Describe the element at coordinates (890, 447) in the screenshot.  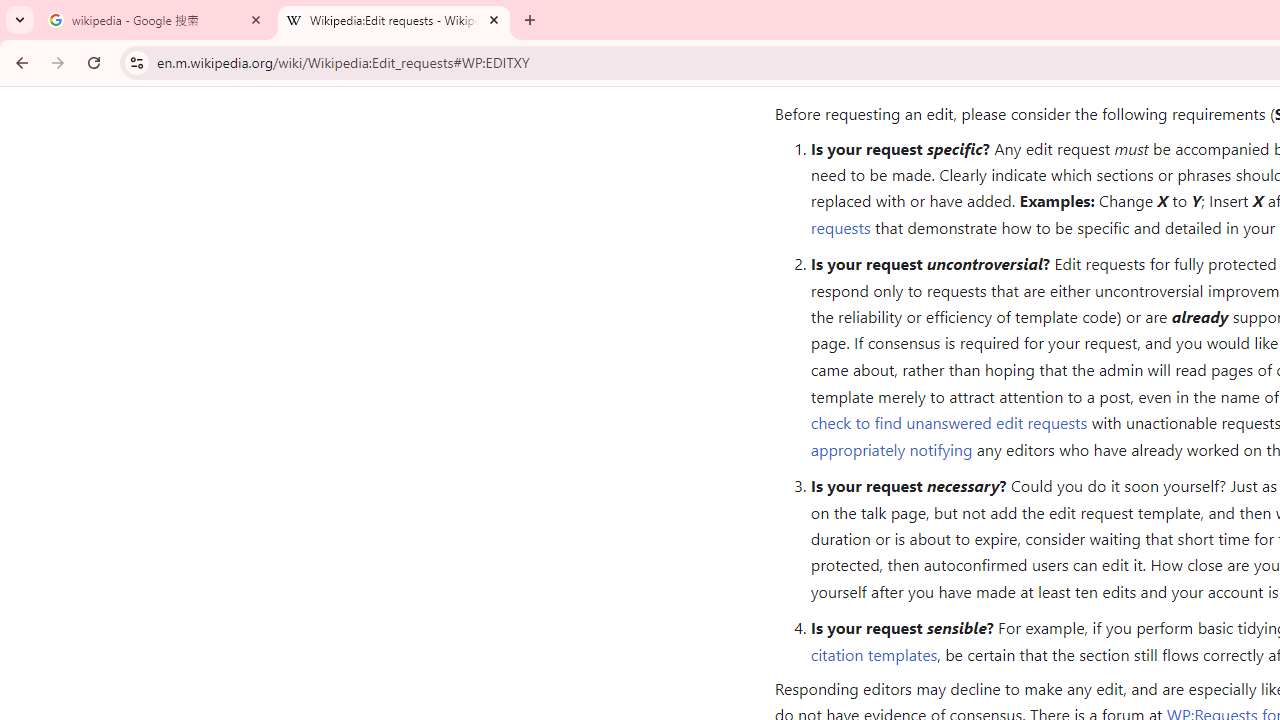
I see `'appropriately notifying'` at that location.